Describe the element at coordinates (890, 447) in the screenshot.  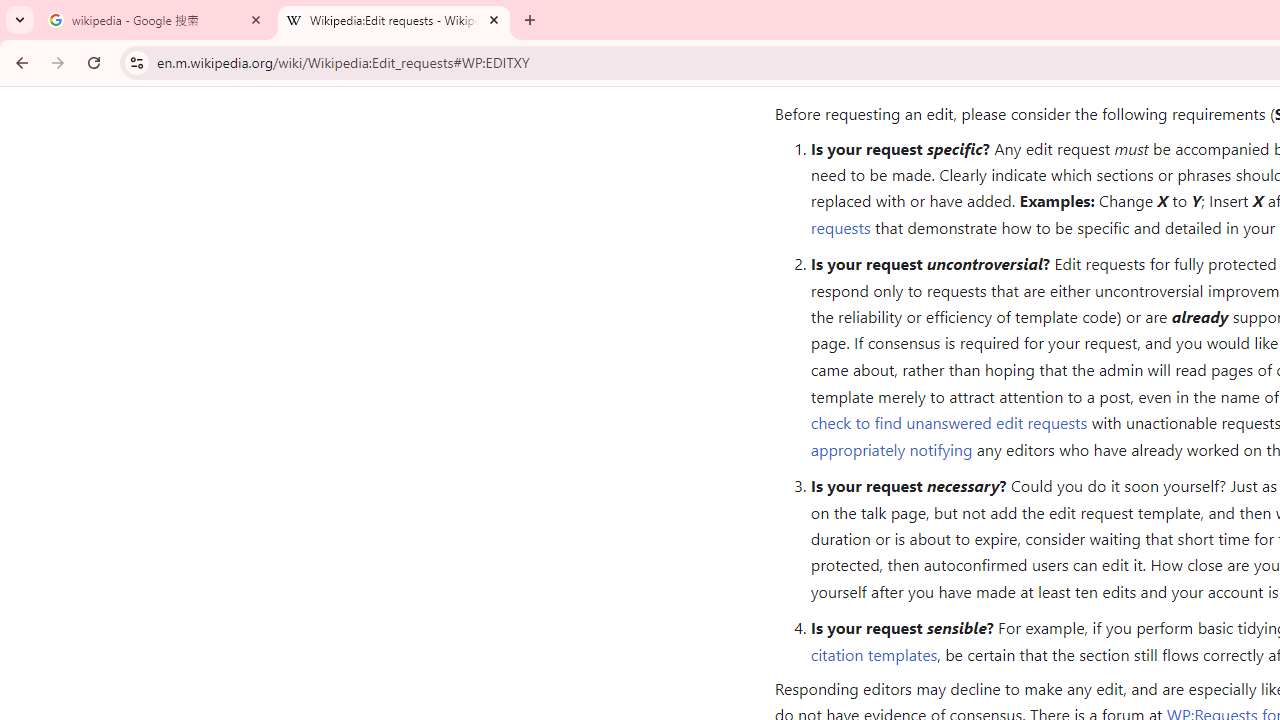
I see `'appropriately notifying'` at that location.